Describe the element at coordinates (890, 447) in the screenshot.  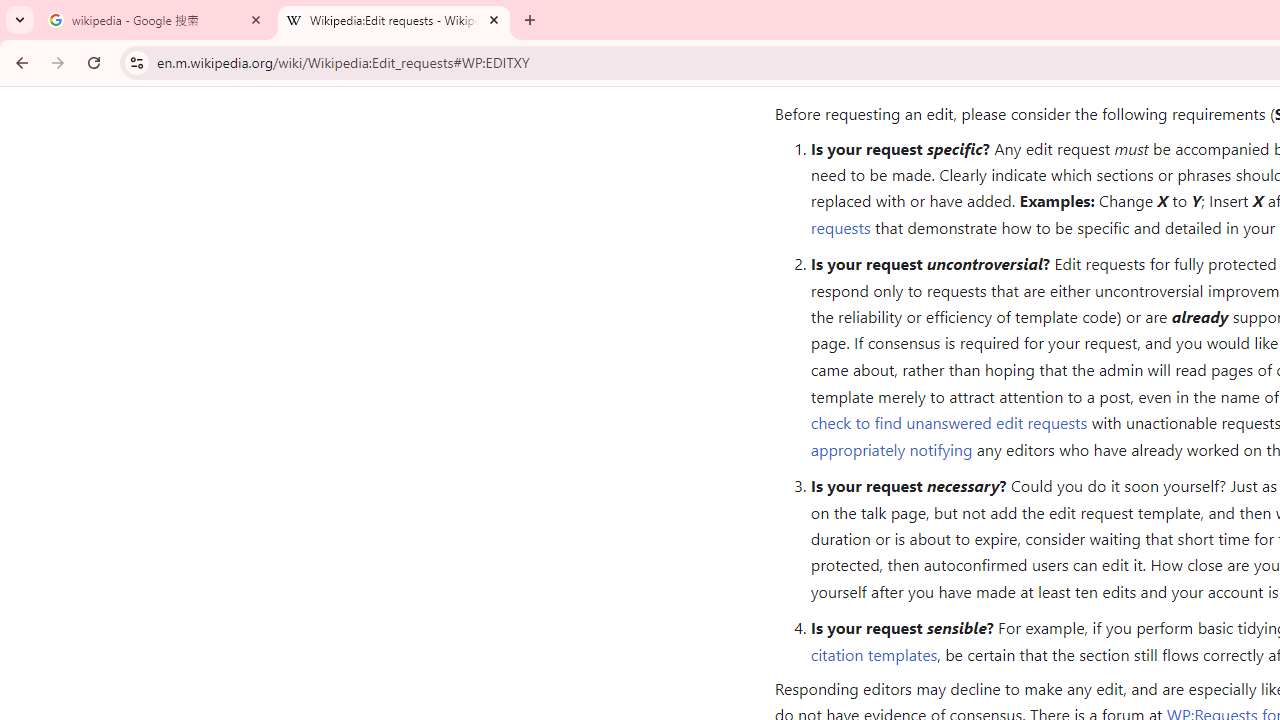
I see `'appropriately notifying'` at that location.